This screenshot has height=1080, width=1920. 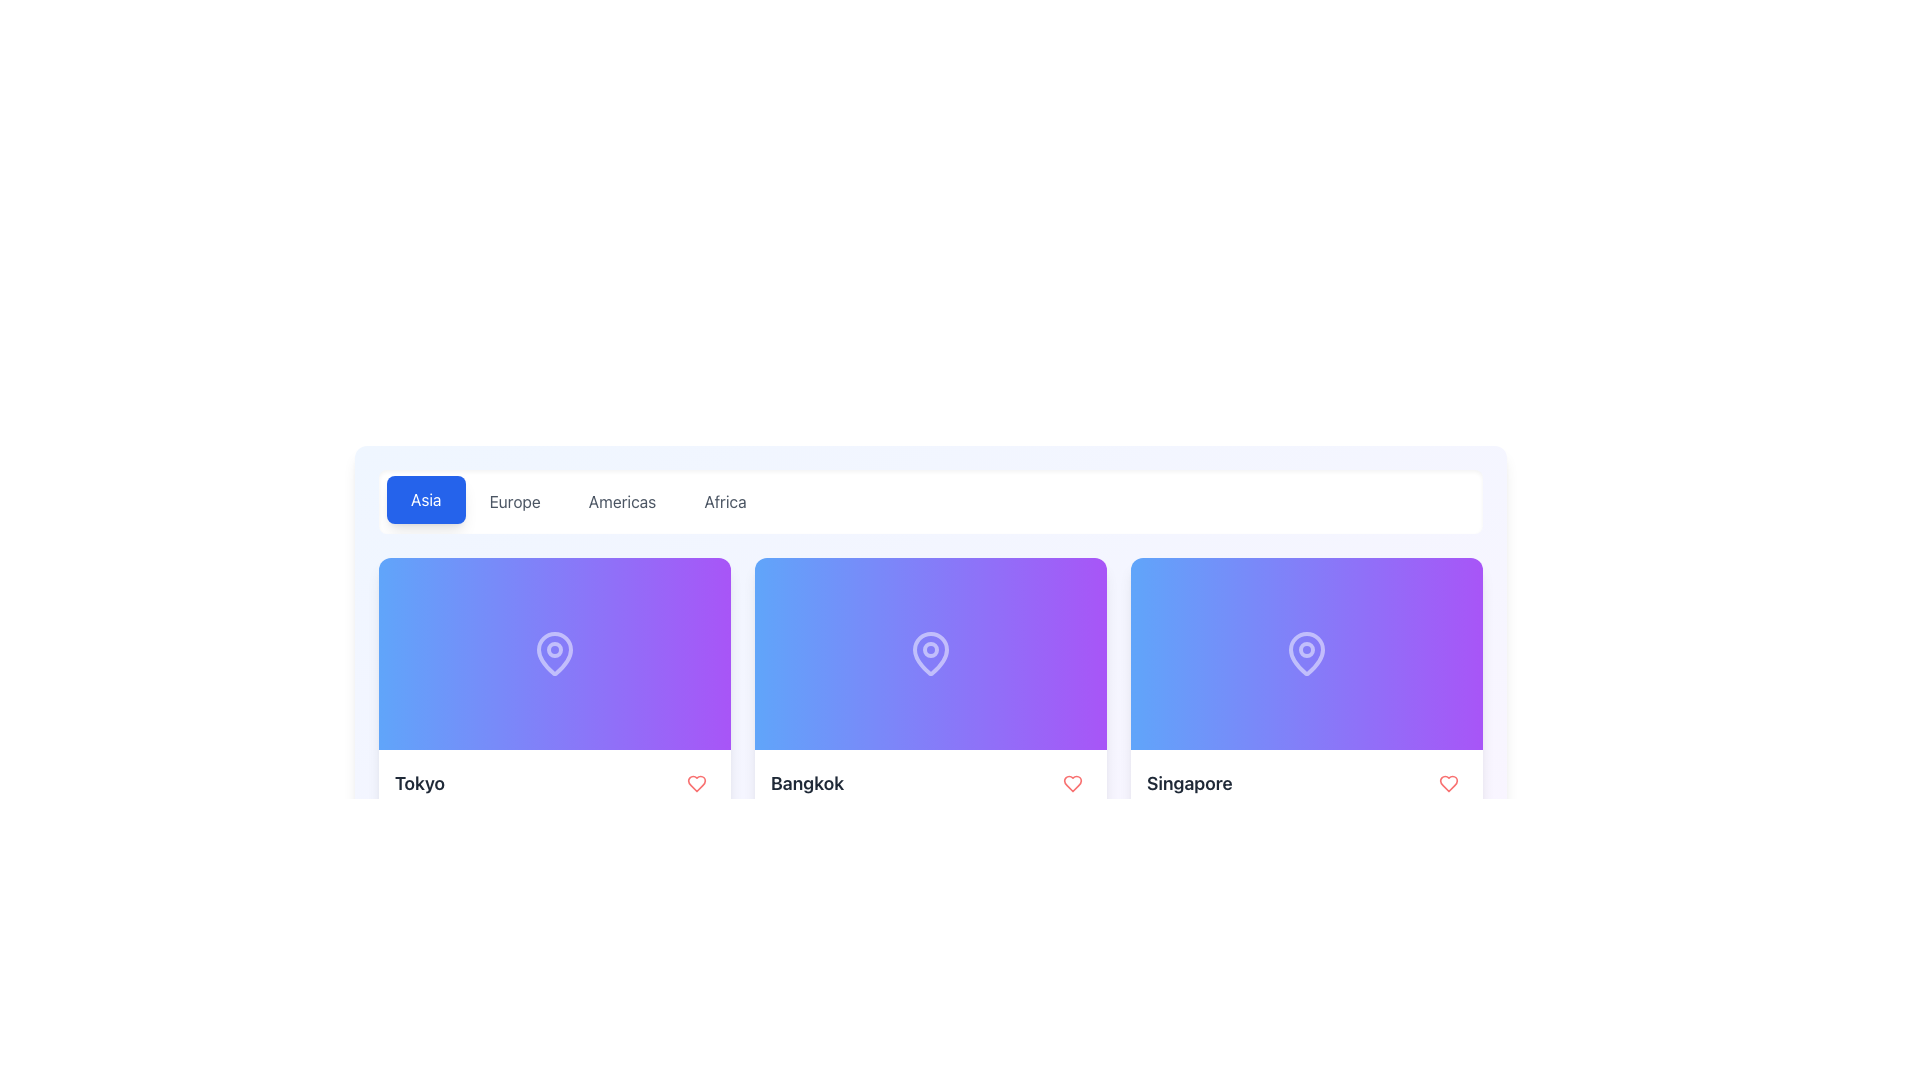 What do you see at coordinates (1306, 654) in the screenshot?
I see `the Div element representing the card section for Singapore, which is the third card from the left in the row, to present more details or actions related to this location` at bounding box center [1306, 654].